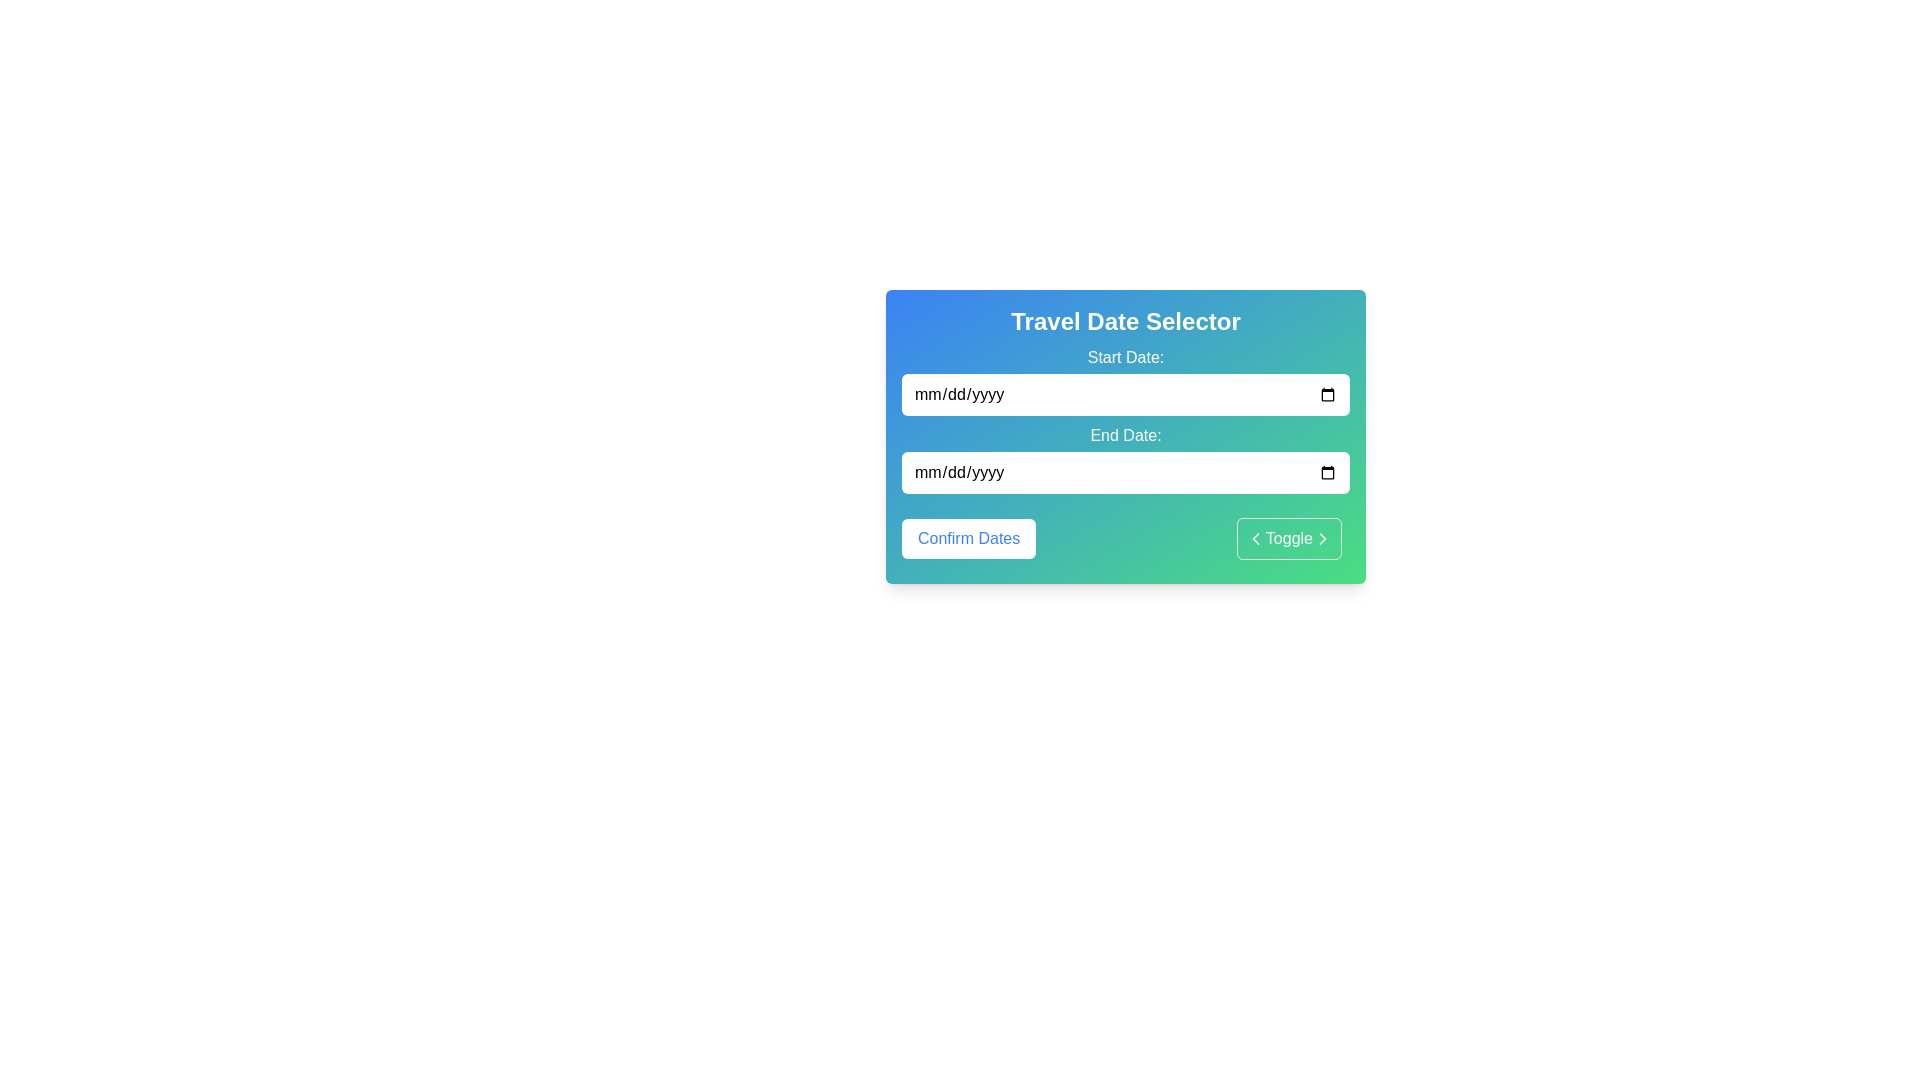 This screenshot has height=1080, width=1920. What do you see at coordinates (1254, 538) in the screenshot?
I see `the SVG icon that serves as a visual indicator for the toggle button, located at the right side of the 'Toggle' button` at bounding box center [1254, 538].